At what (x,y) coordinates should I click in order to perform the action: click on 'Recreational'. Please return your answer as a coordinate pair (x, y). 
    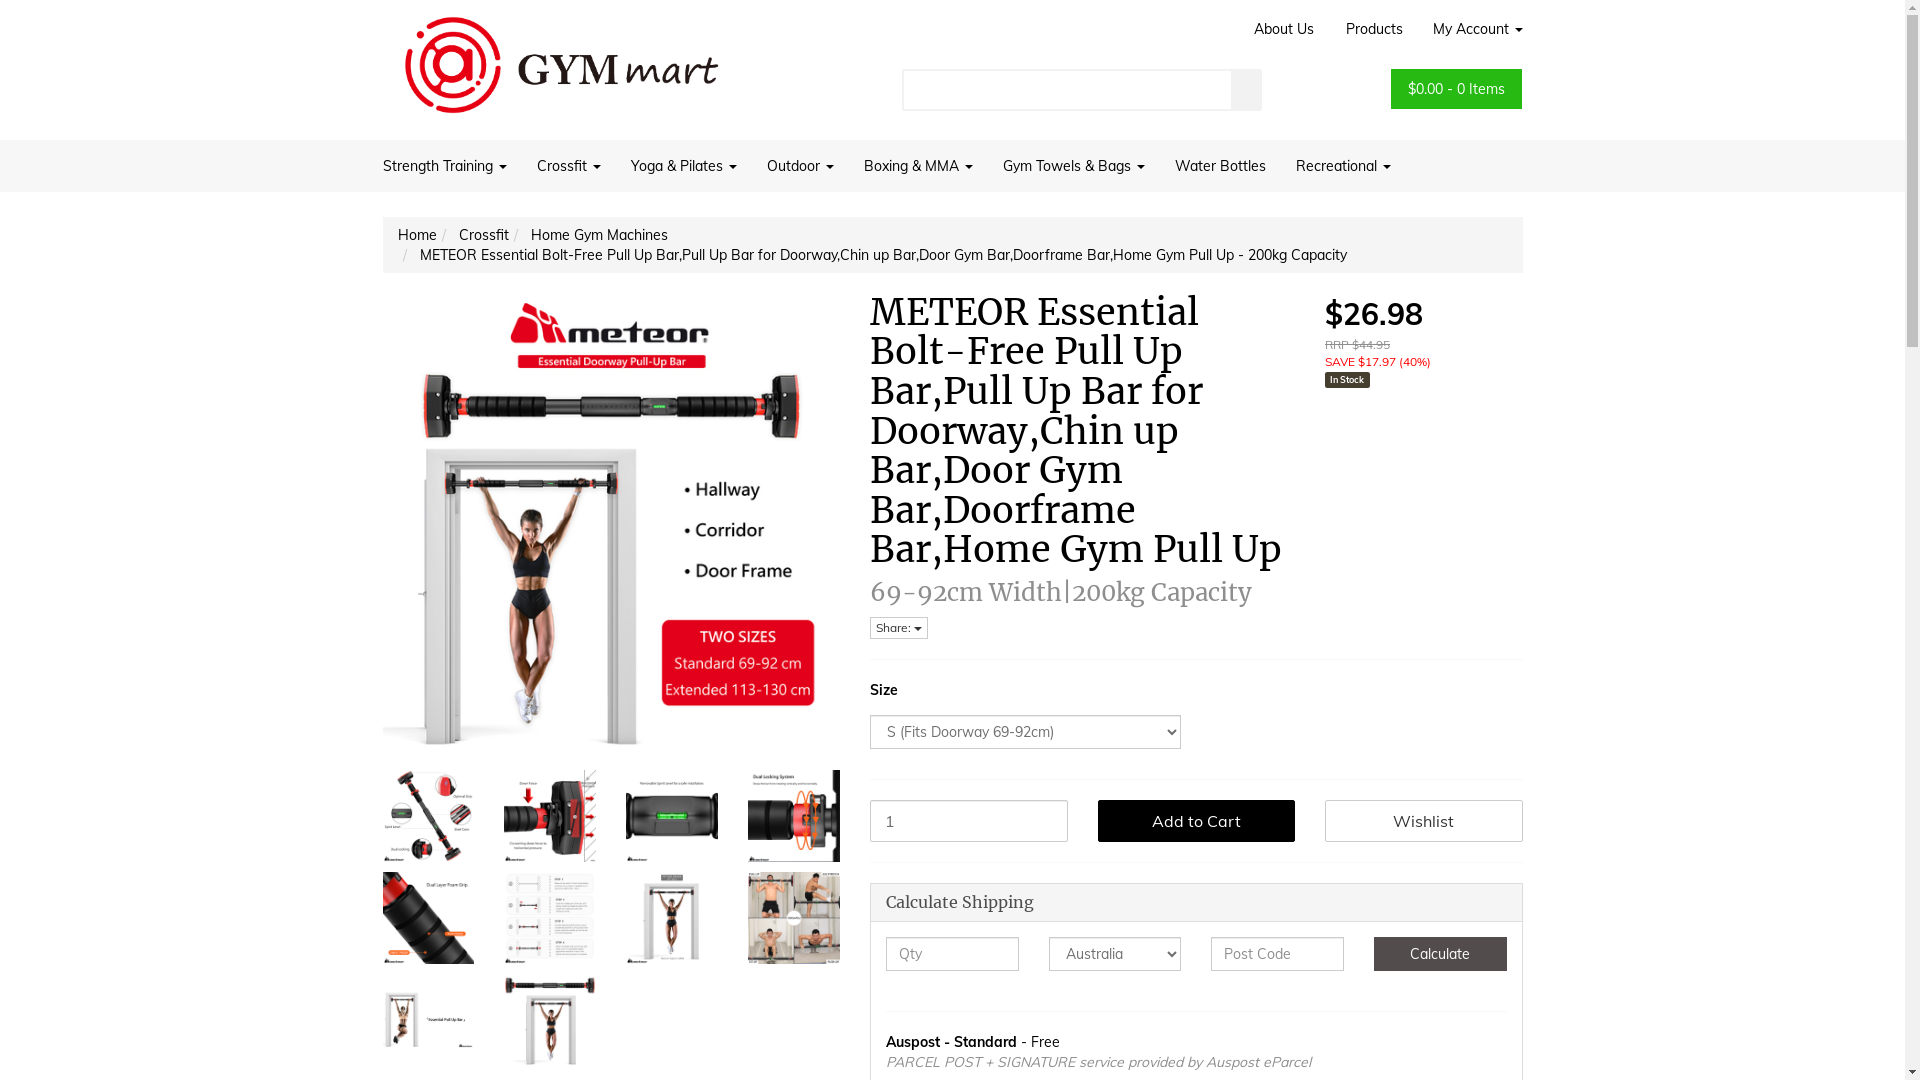
    Looking at the image, I should click on (1280, 164).